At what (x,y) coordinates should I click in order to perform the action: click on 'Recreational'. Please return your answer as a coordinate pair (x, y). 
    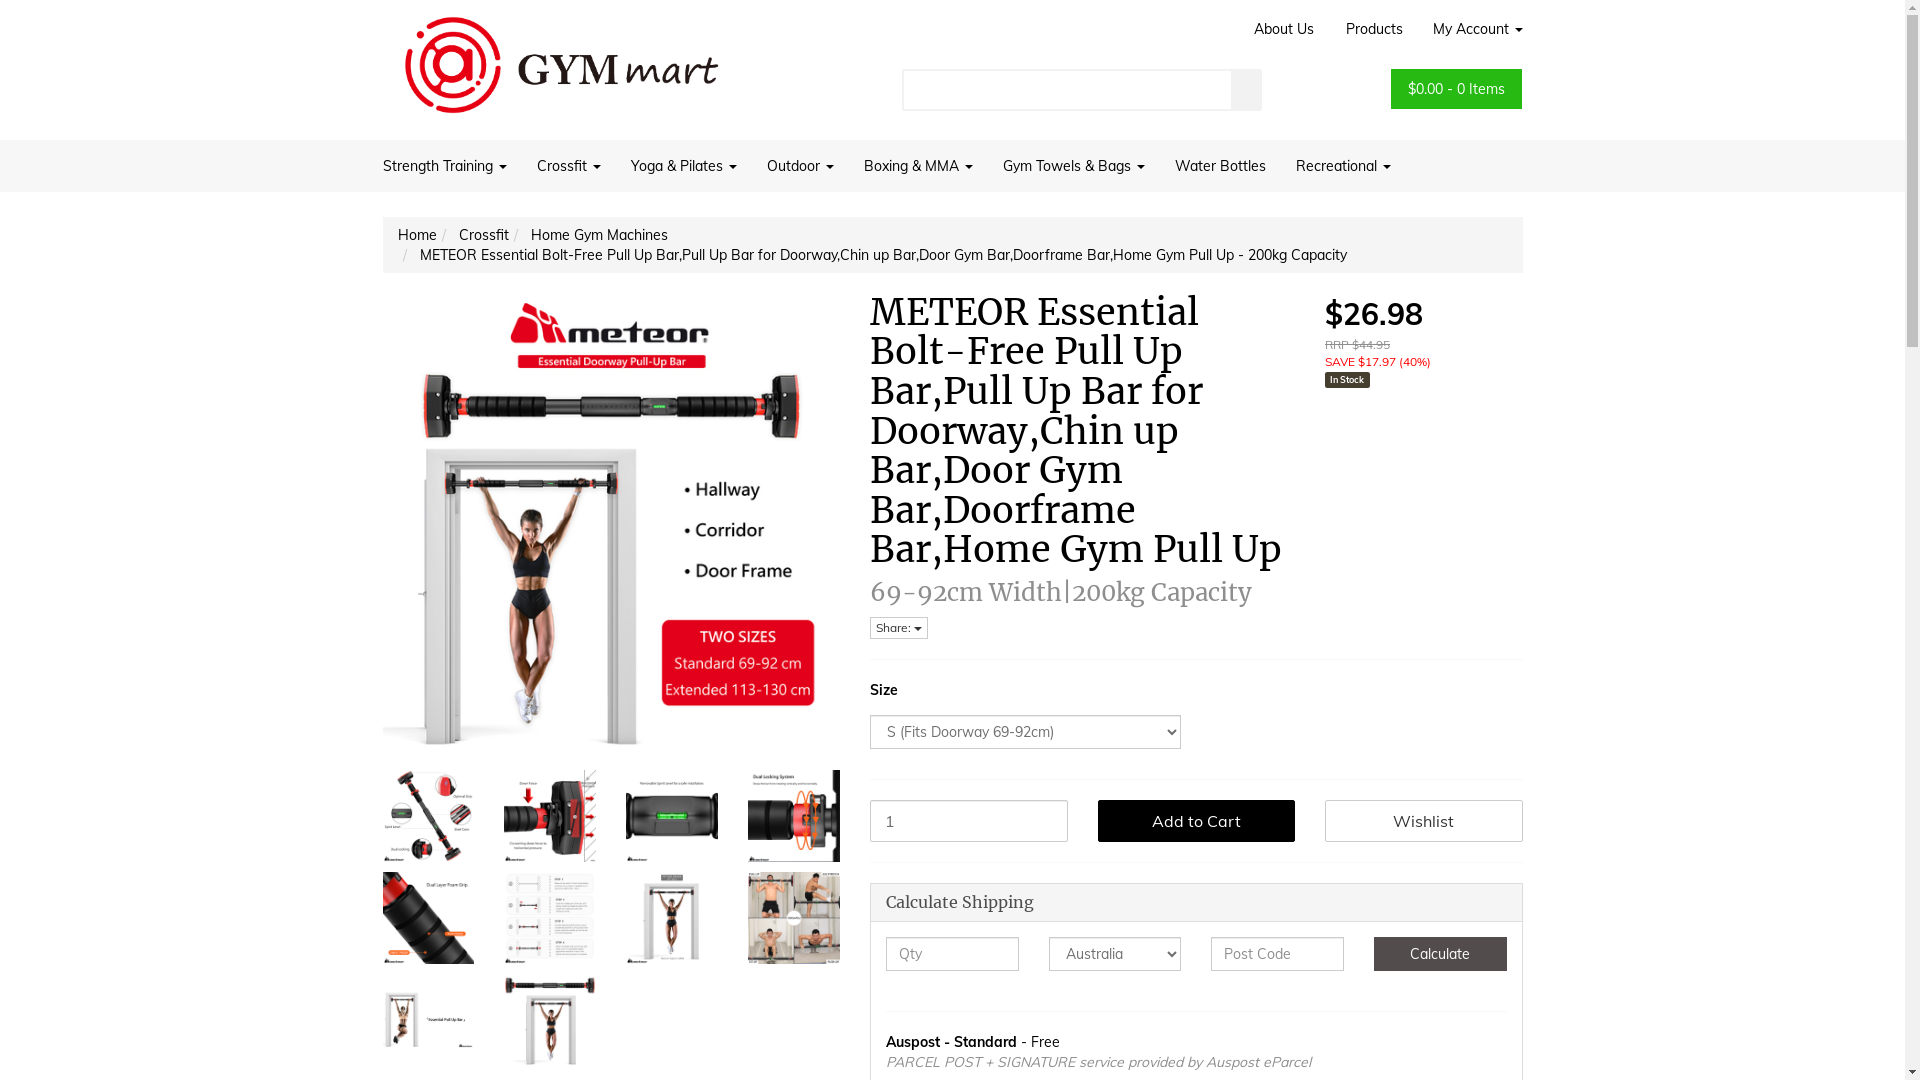
    Looking at the image, I should click on (1280, 164).